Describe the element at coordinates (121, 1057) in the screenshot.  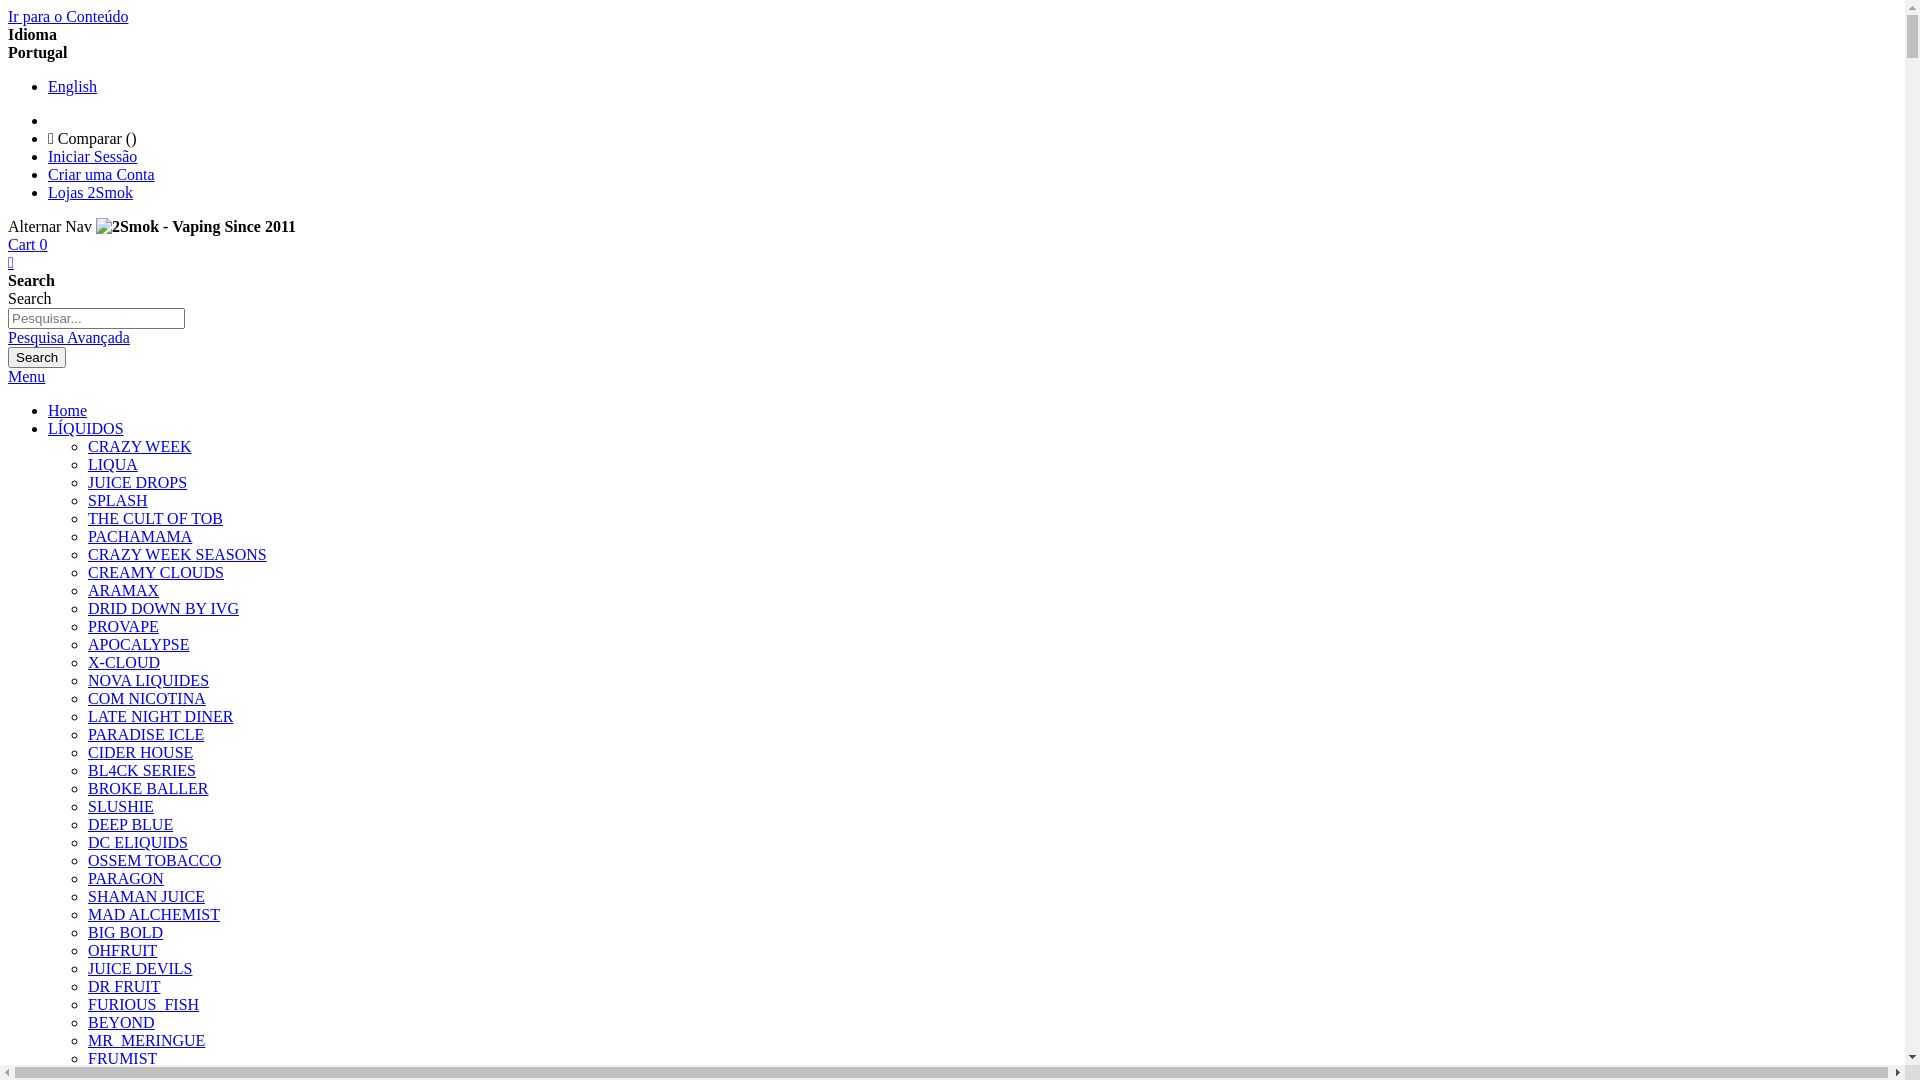
I see `'FRUMIST'` at that location.